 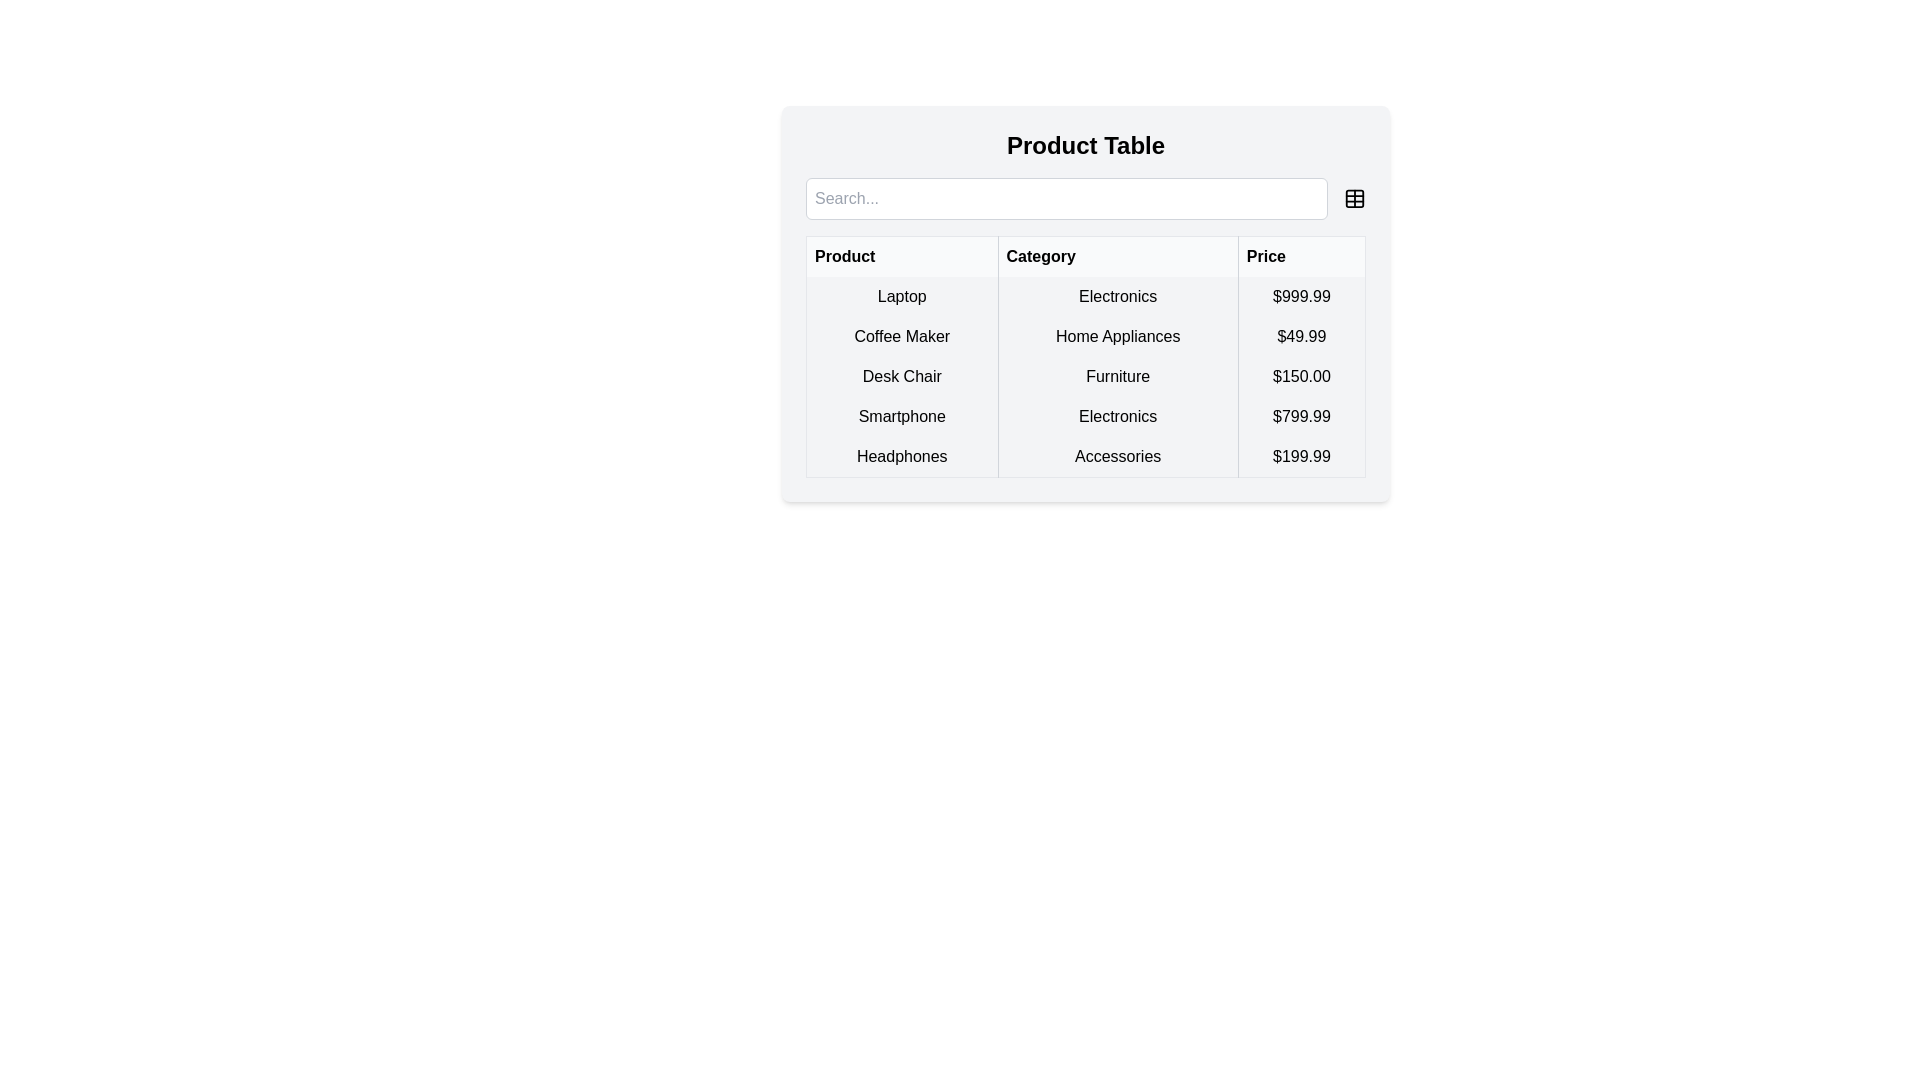 What do you see at coordinates (901, 335) in the screenshot?
I see `the 'Coffee Maker' text label located in the first cell of the second row under the 'Product' column` at bounding box center [901, 335].